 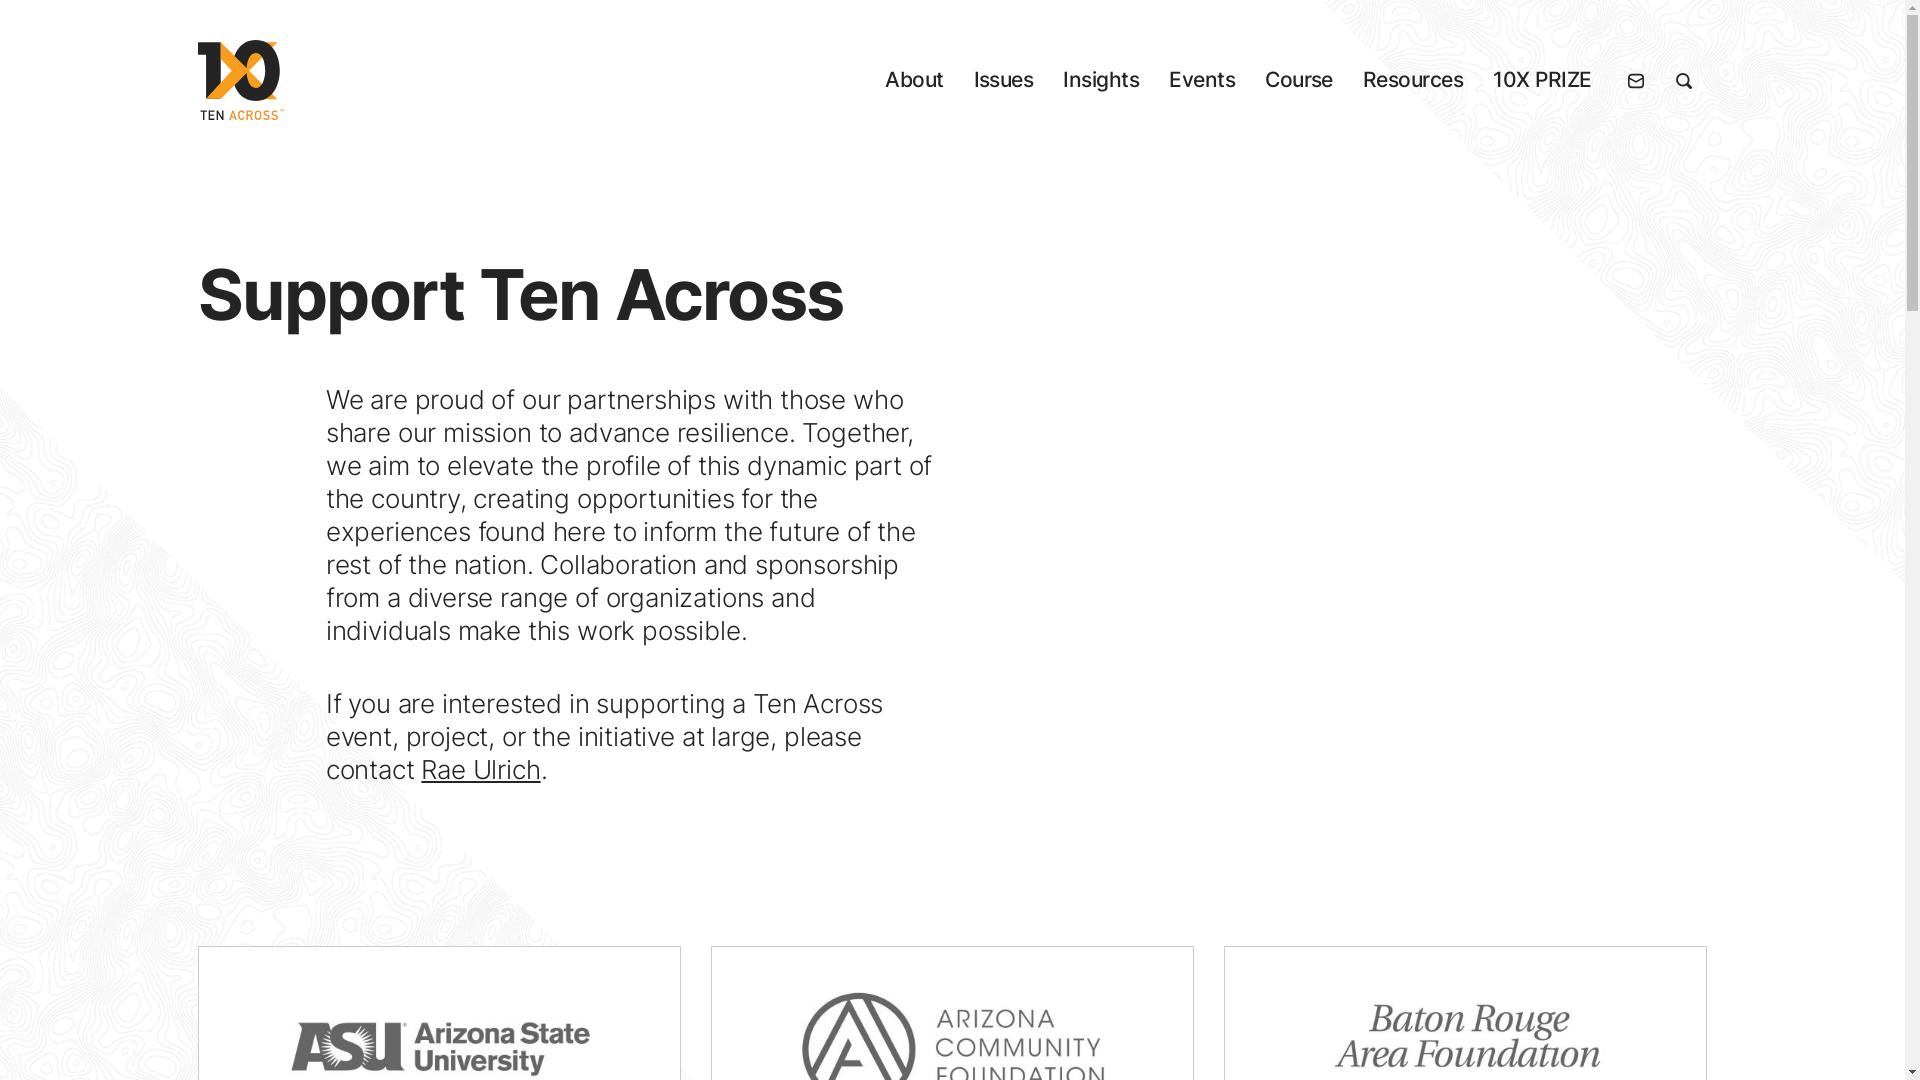 What do you see at coordinates (912, 79) in the screenshot?
I see `'About'` at bounding box center [912, 79].